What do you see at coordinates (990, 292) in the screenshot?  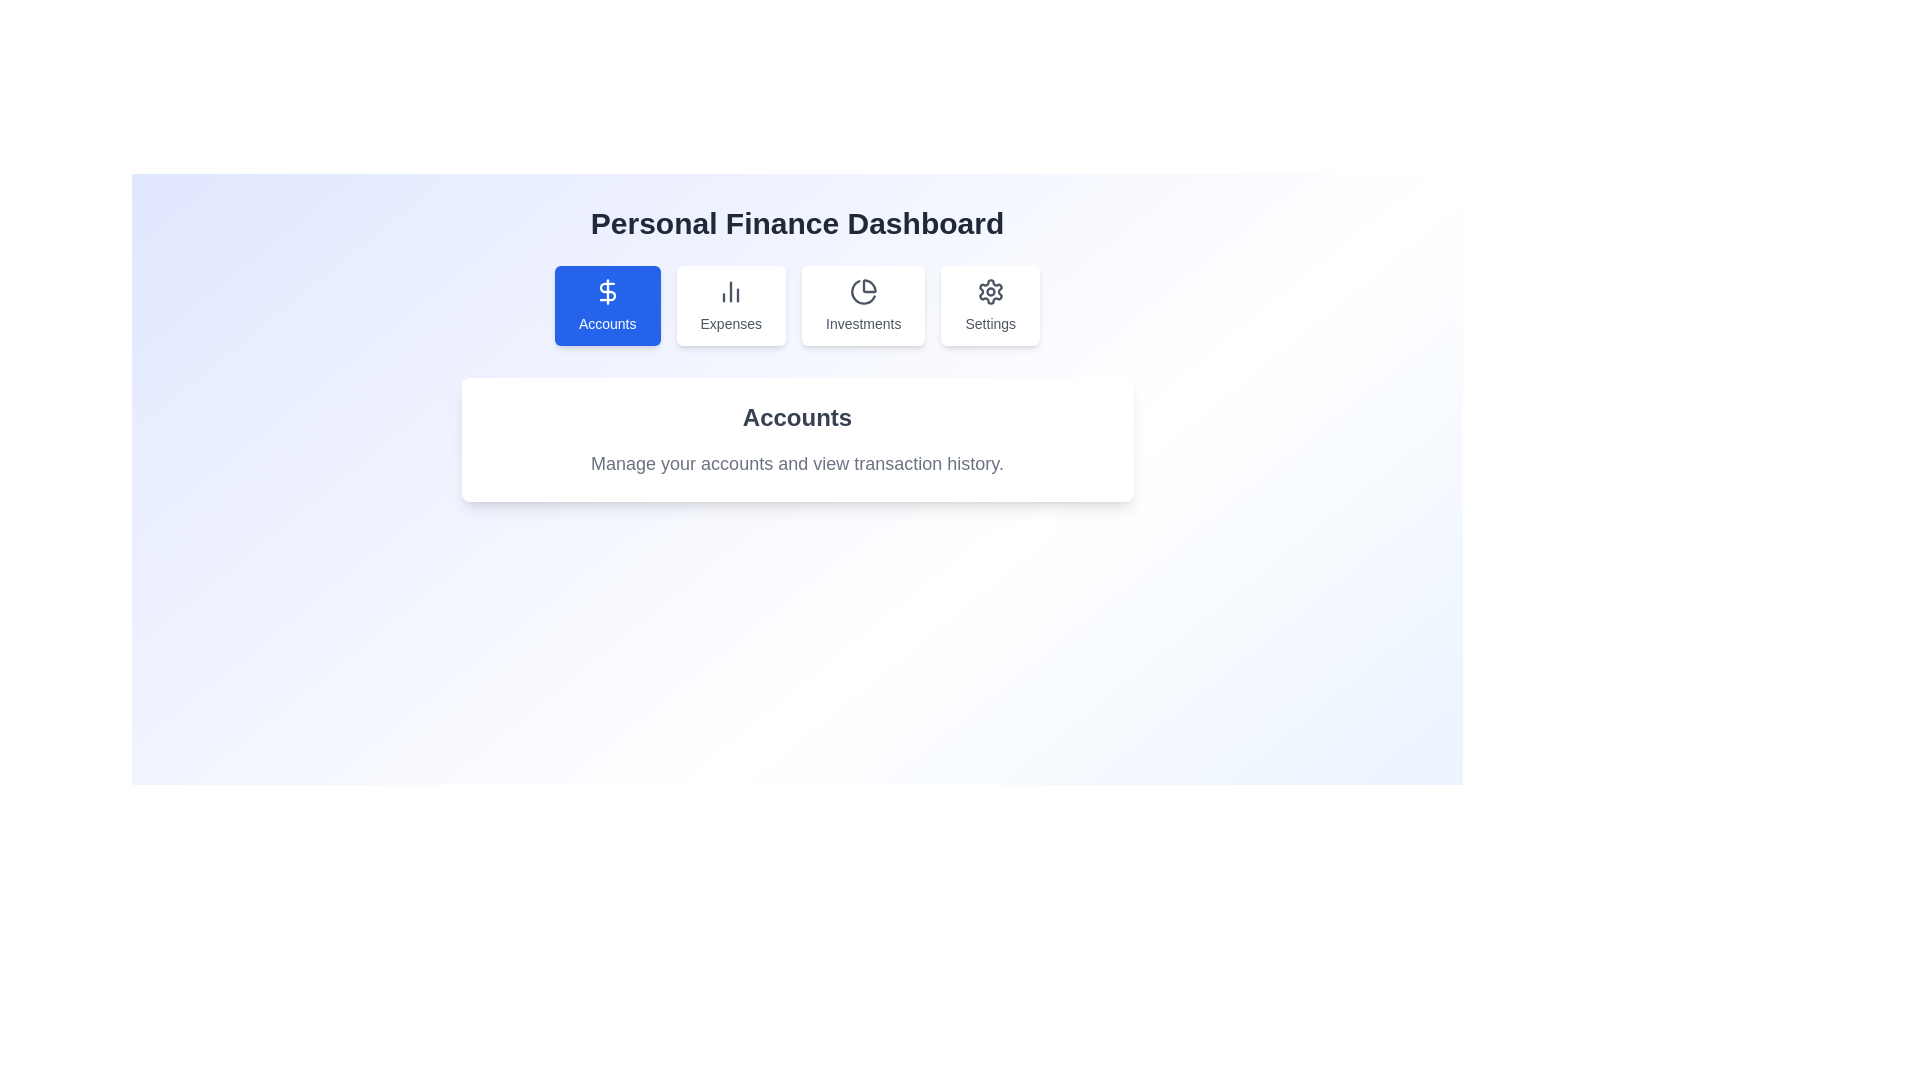 I see `the cogwheel settings icon, which is the fourth button in the top menu bar from the left, characterized by its circular shape and gear-like protrusions` at bounding box center [990, 292].